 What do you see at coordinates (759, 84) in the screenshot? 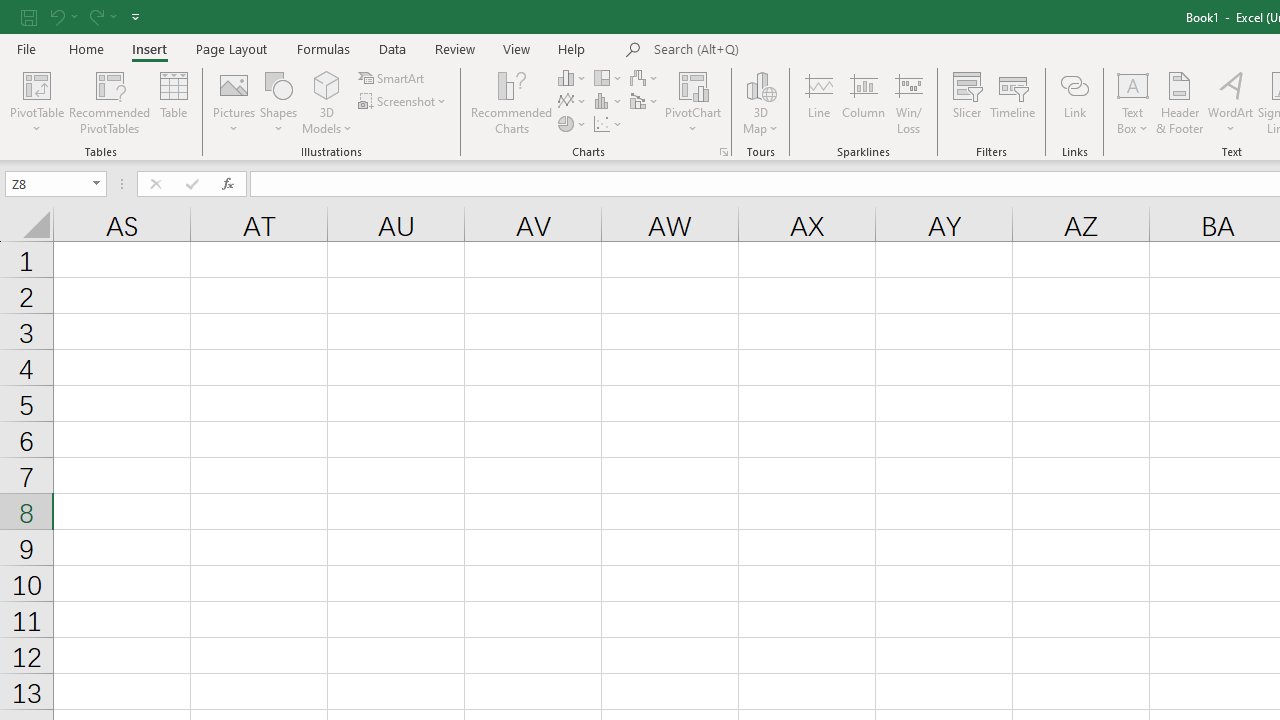
I see `'3D Map'` at bounding box center [759, 84].